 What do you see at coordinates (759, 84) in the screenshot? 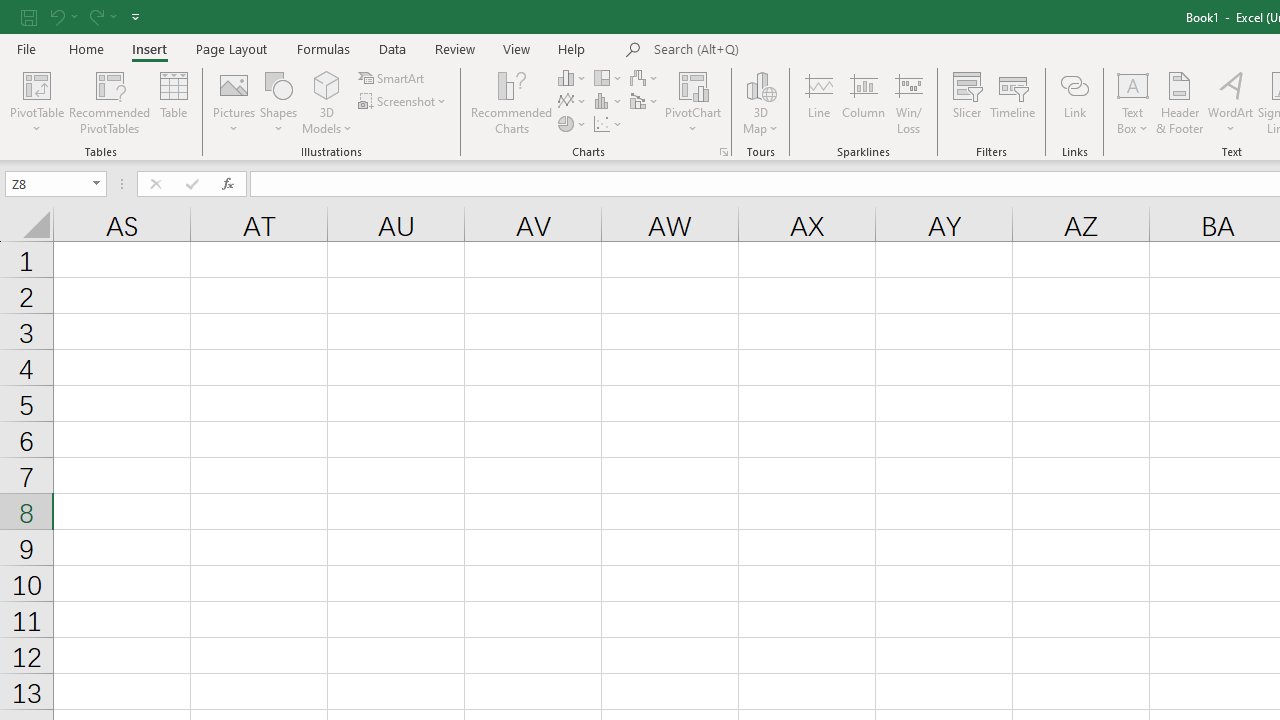
I see `'3D Map'` at bounding box center [759, 84].